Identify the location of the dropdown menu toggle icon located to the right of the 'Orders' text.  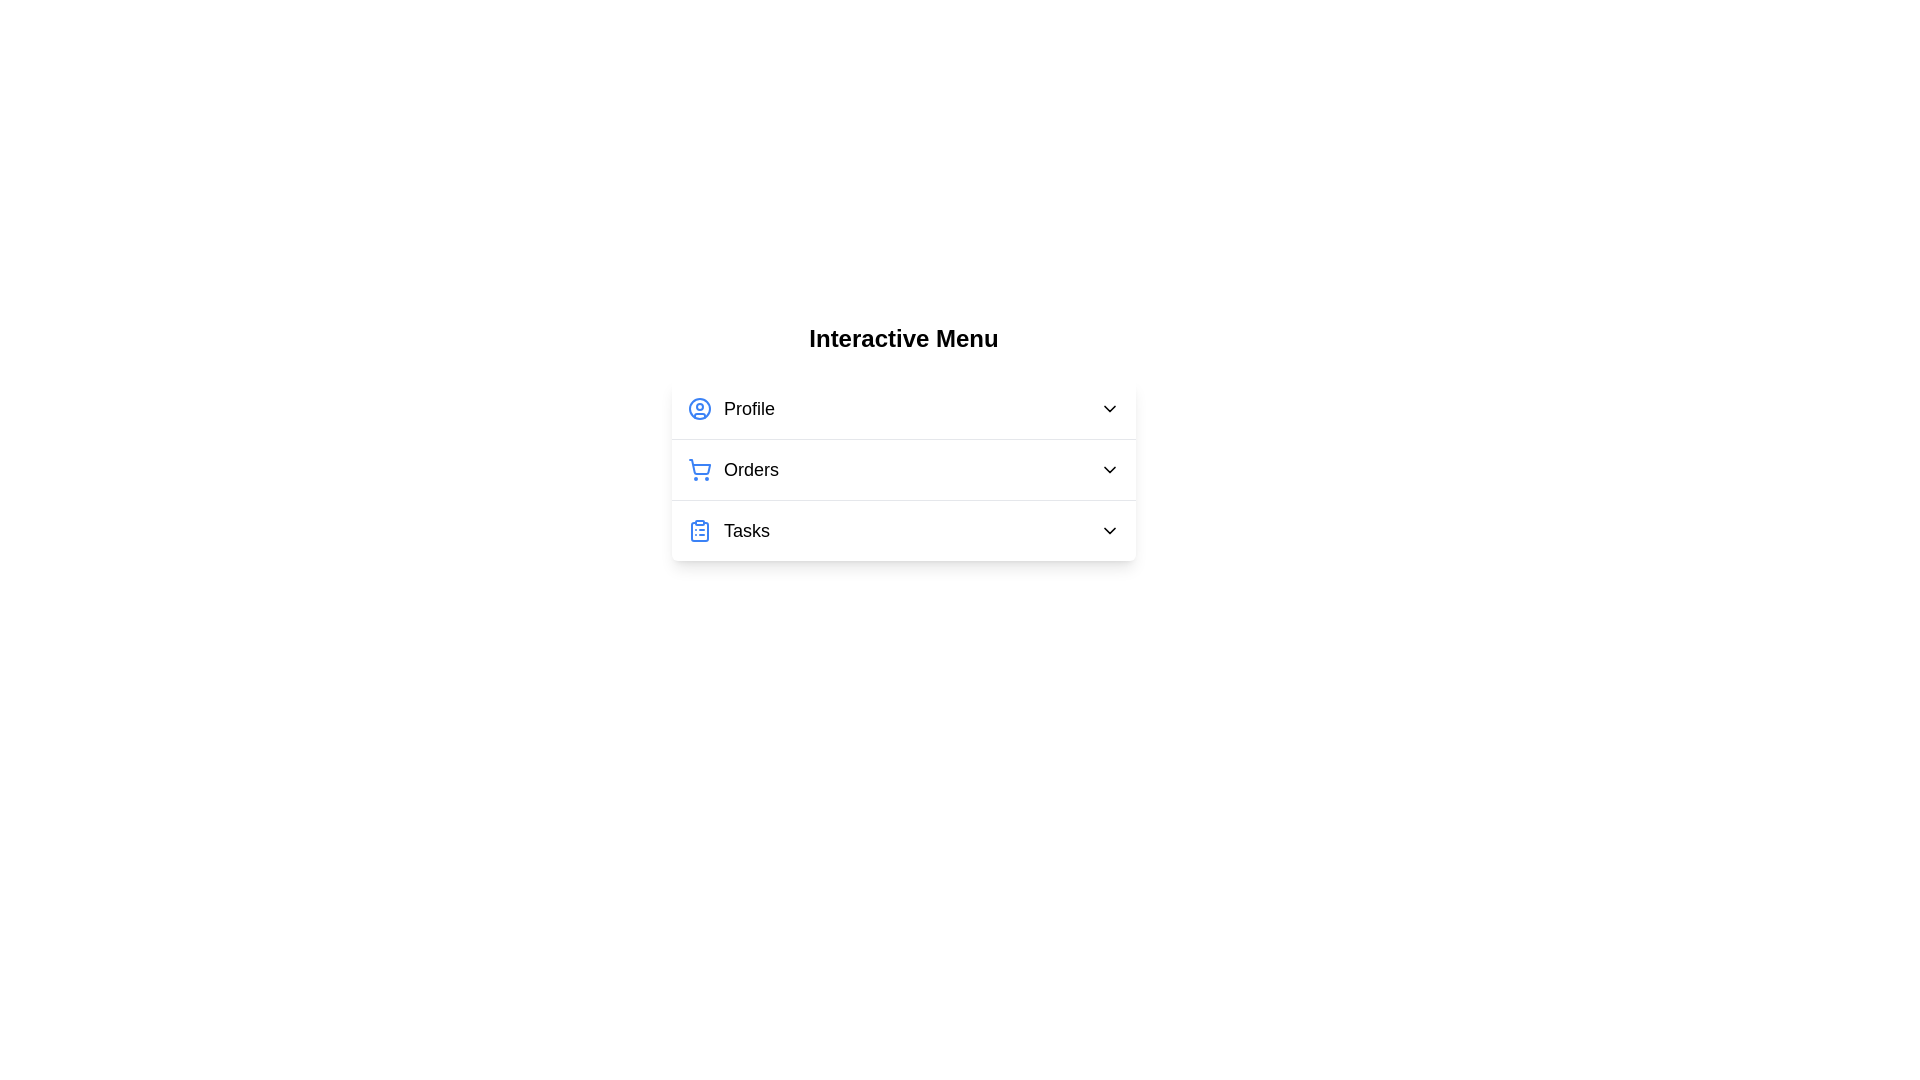
(1108, 470).